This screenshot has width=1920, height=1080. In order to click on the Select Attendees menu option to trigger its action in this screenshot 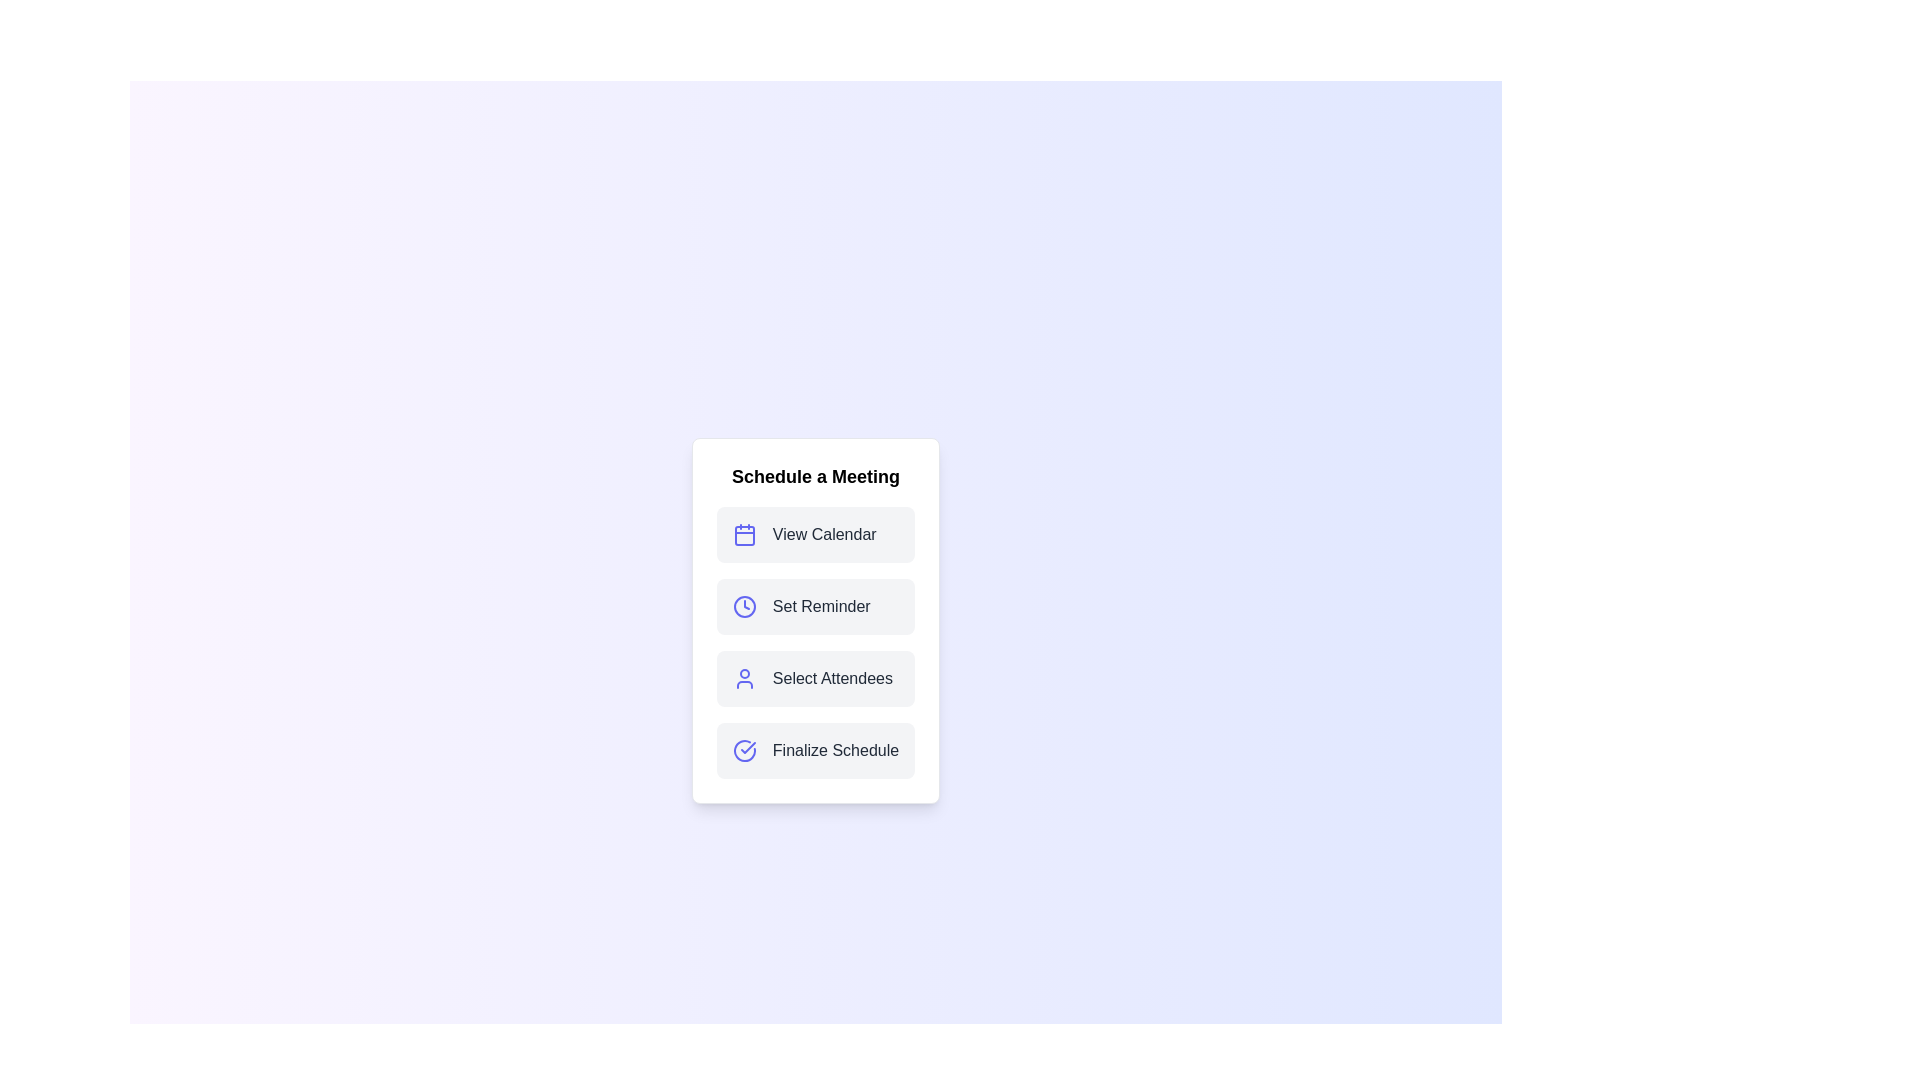, I will do `click(816, 677)`.